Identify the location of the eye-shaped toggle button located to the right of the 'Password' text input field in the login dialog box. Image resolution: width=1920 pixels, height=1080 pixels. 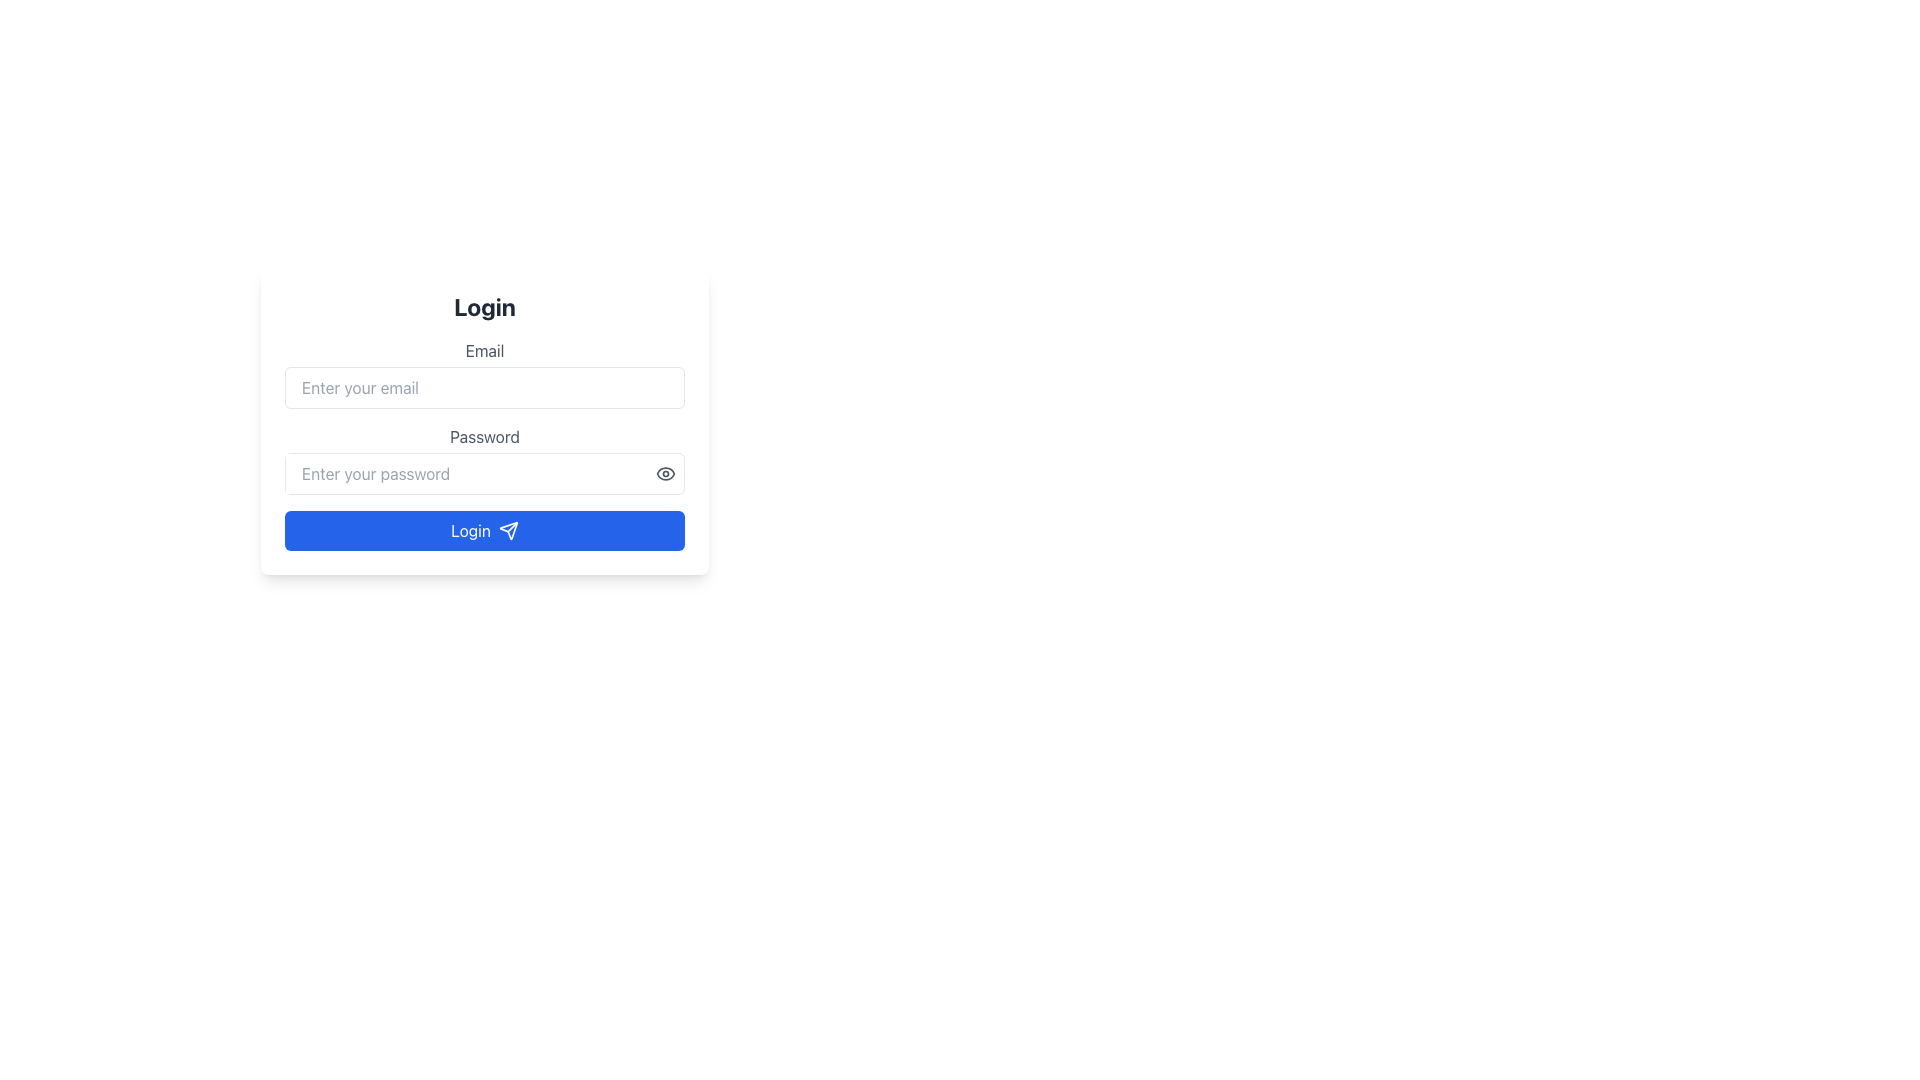
(666, 474).